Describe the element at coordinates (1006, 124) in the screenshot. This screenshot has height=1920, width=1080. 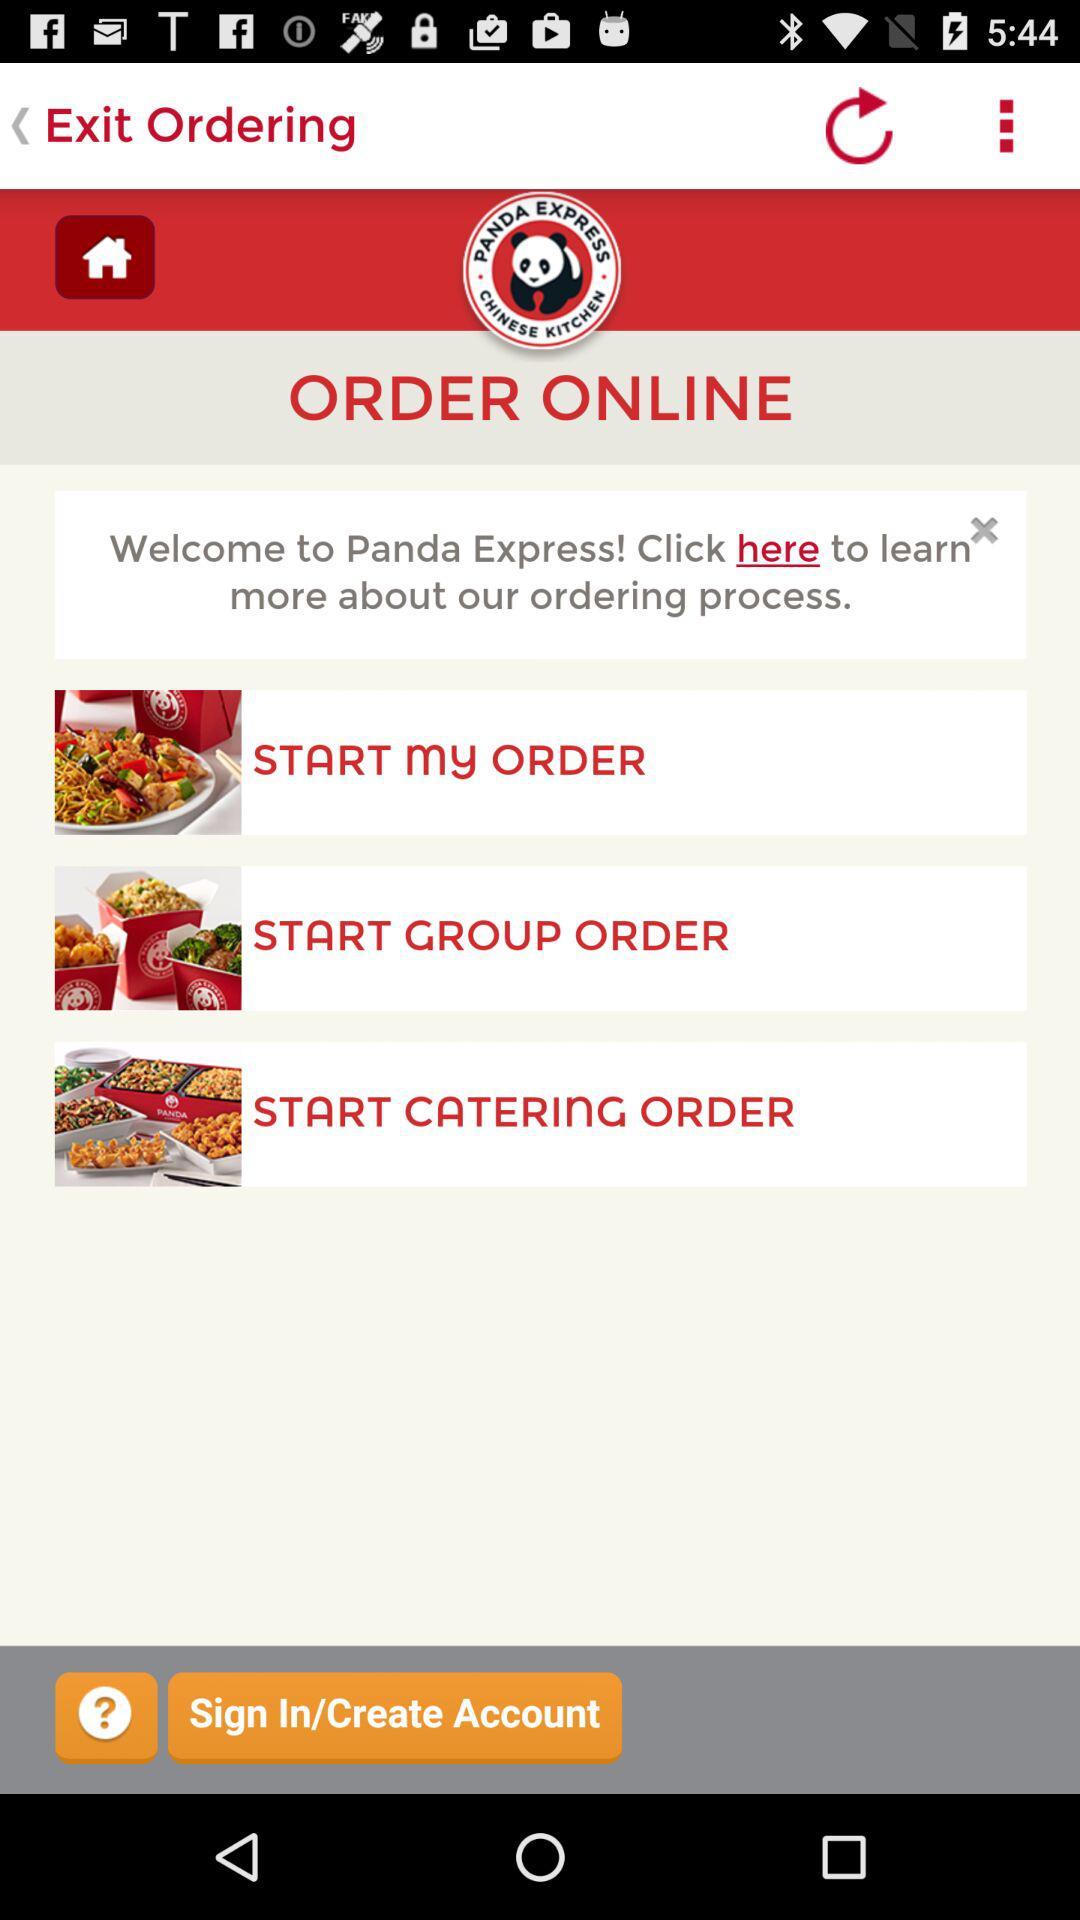
I see `show more` at that location.